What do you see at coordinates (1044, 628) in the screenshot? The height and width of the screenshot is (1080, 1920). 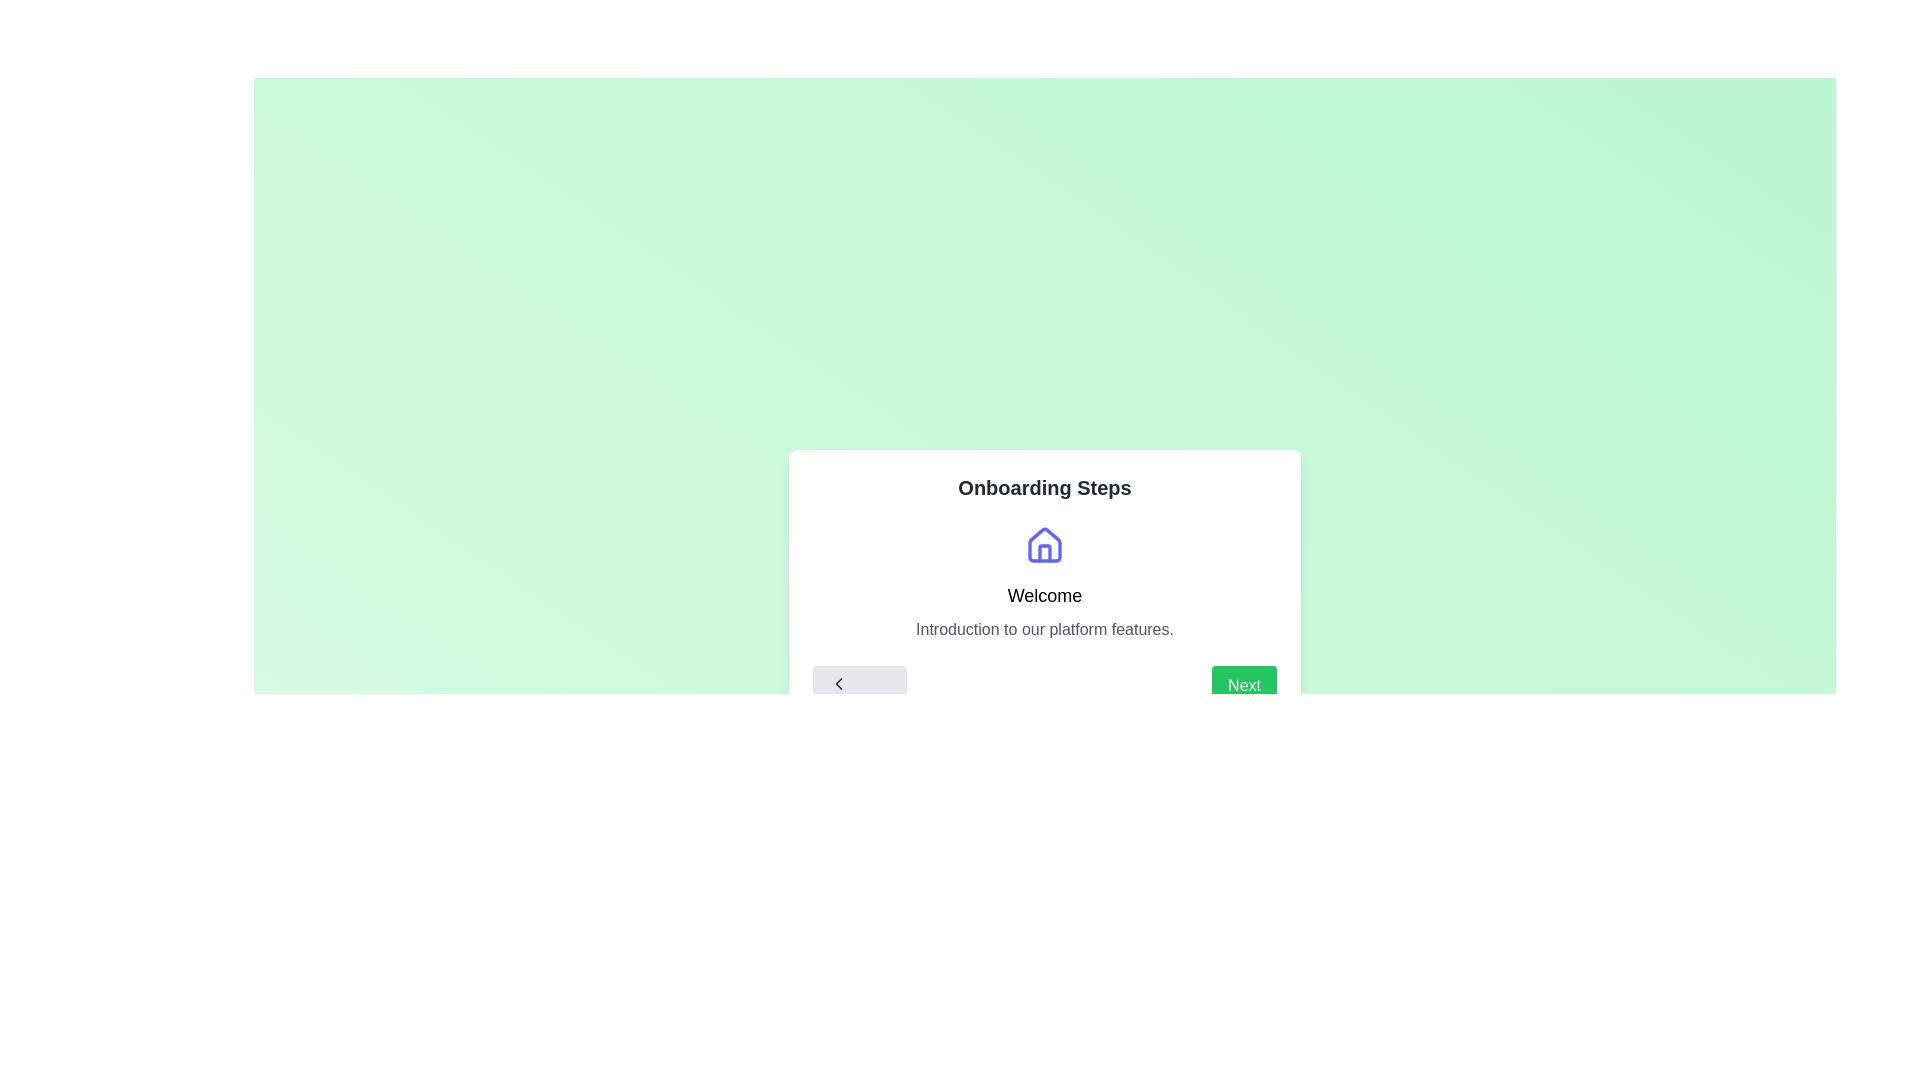 I see `the text element displaying 'Introduction to our platform features.' which is centered below the 'Welcome' header in the onboarding module` at bounding box center [1044, 628].